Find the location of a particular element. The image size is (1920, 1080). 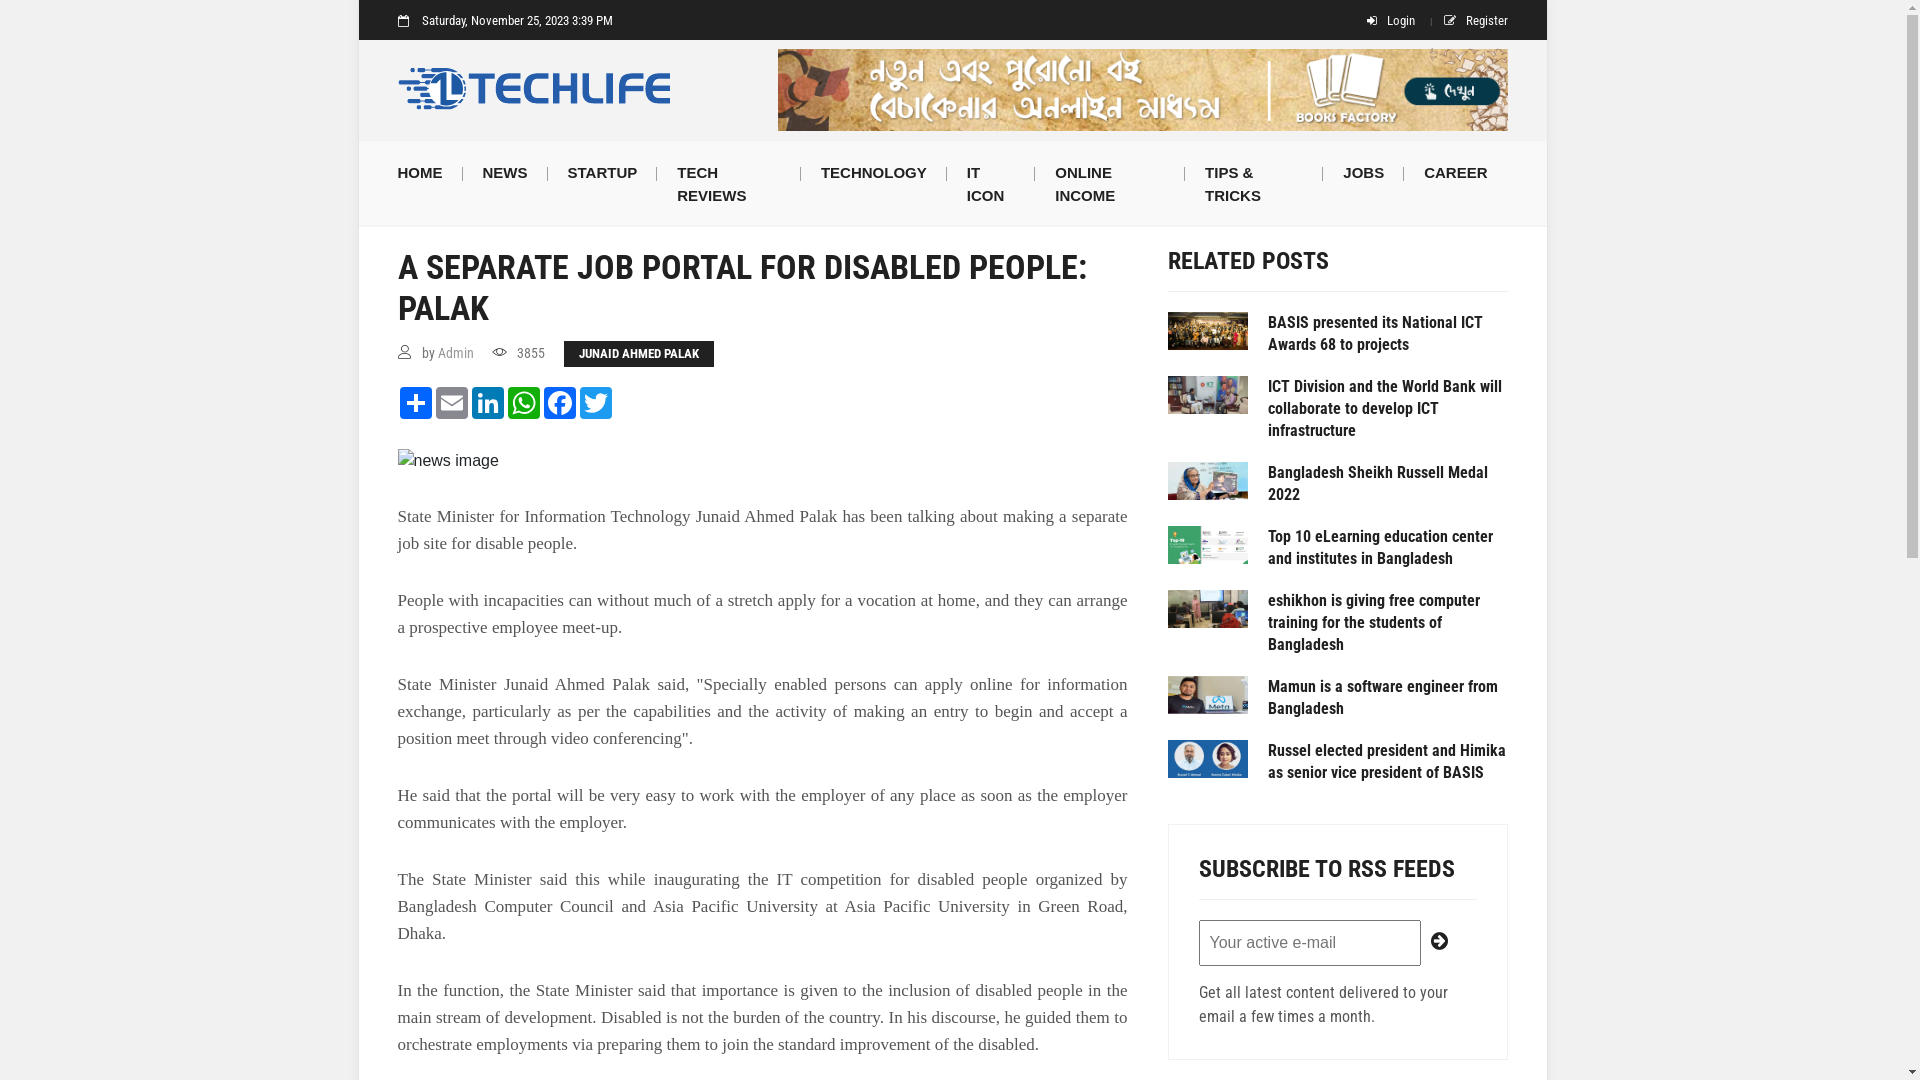

'Twitter' is located at coordinates (594, 402).